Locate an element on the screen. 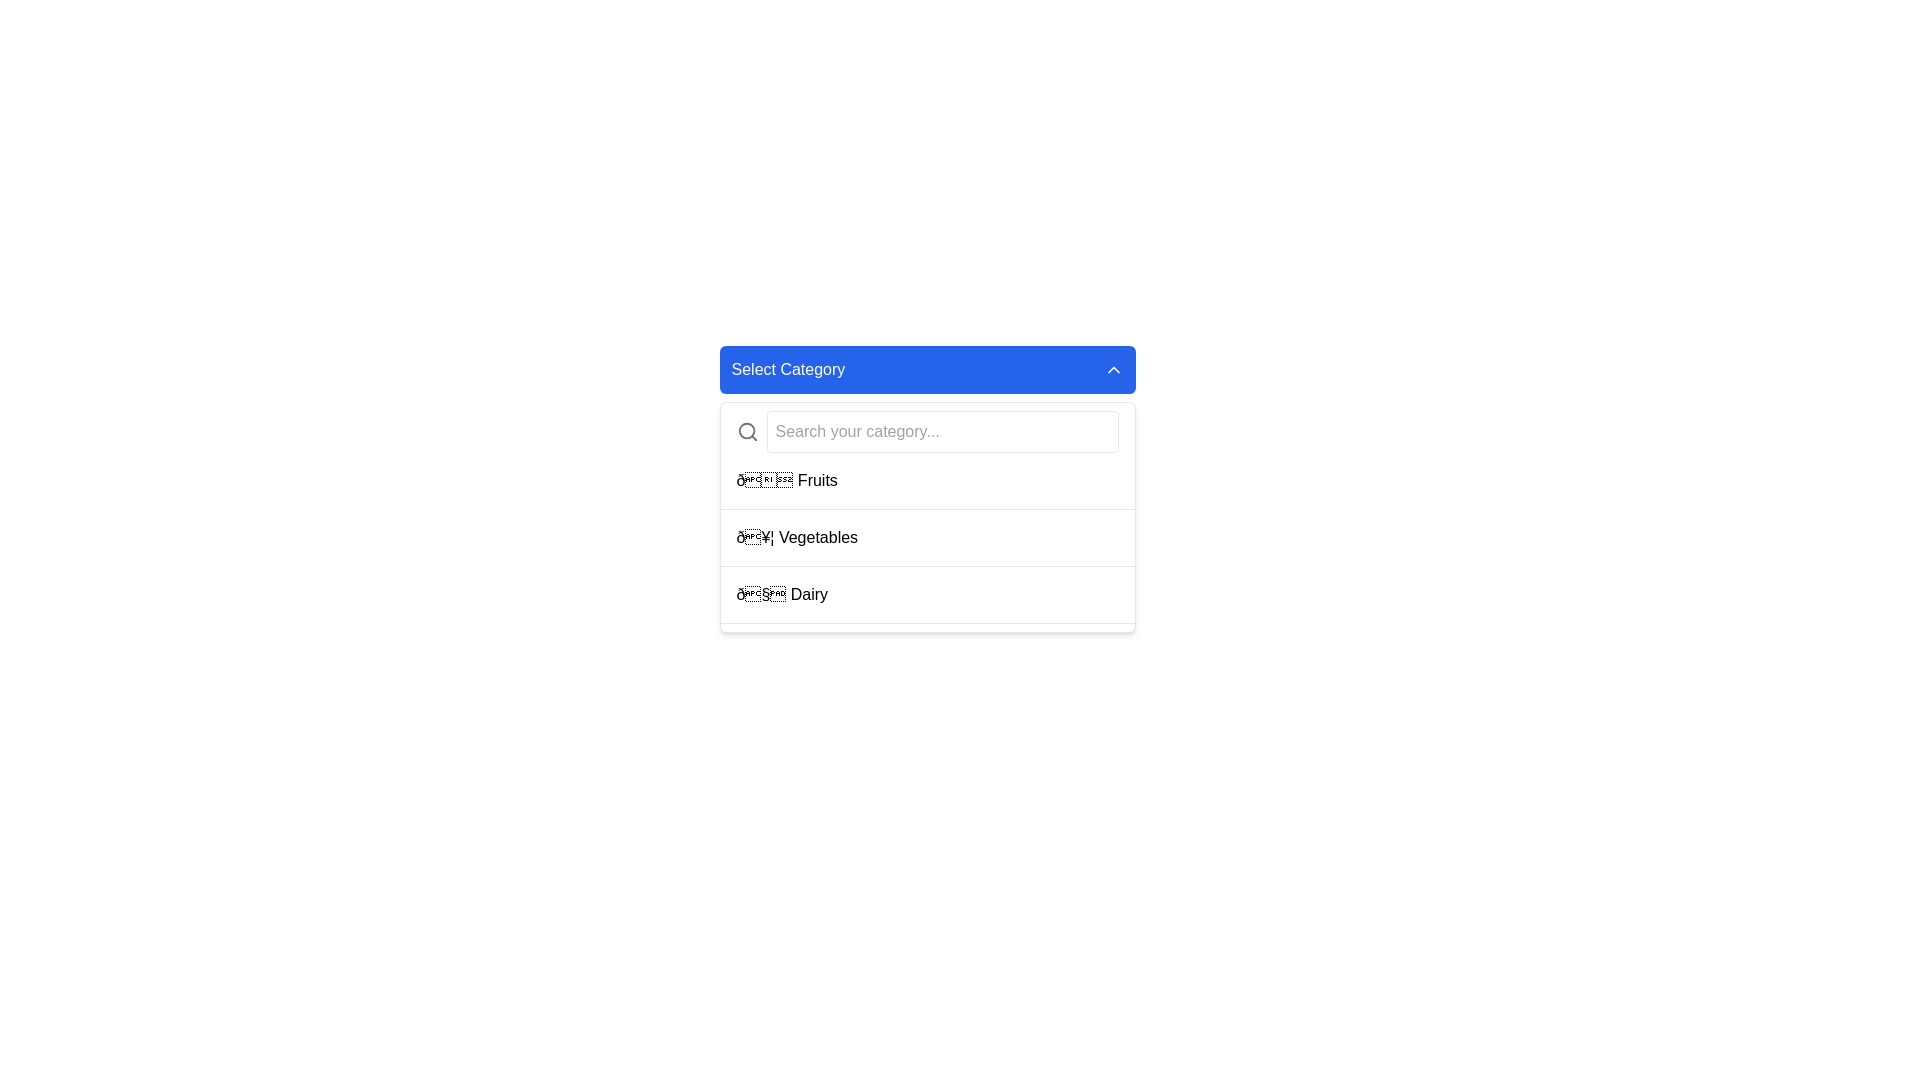  the '🥦 Vegetables' menu item in the dropdown menu is located at coordinates (926, 537).